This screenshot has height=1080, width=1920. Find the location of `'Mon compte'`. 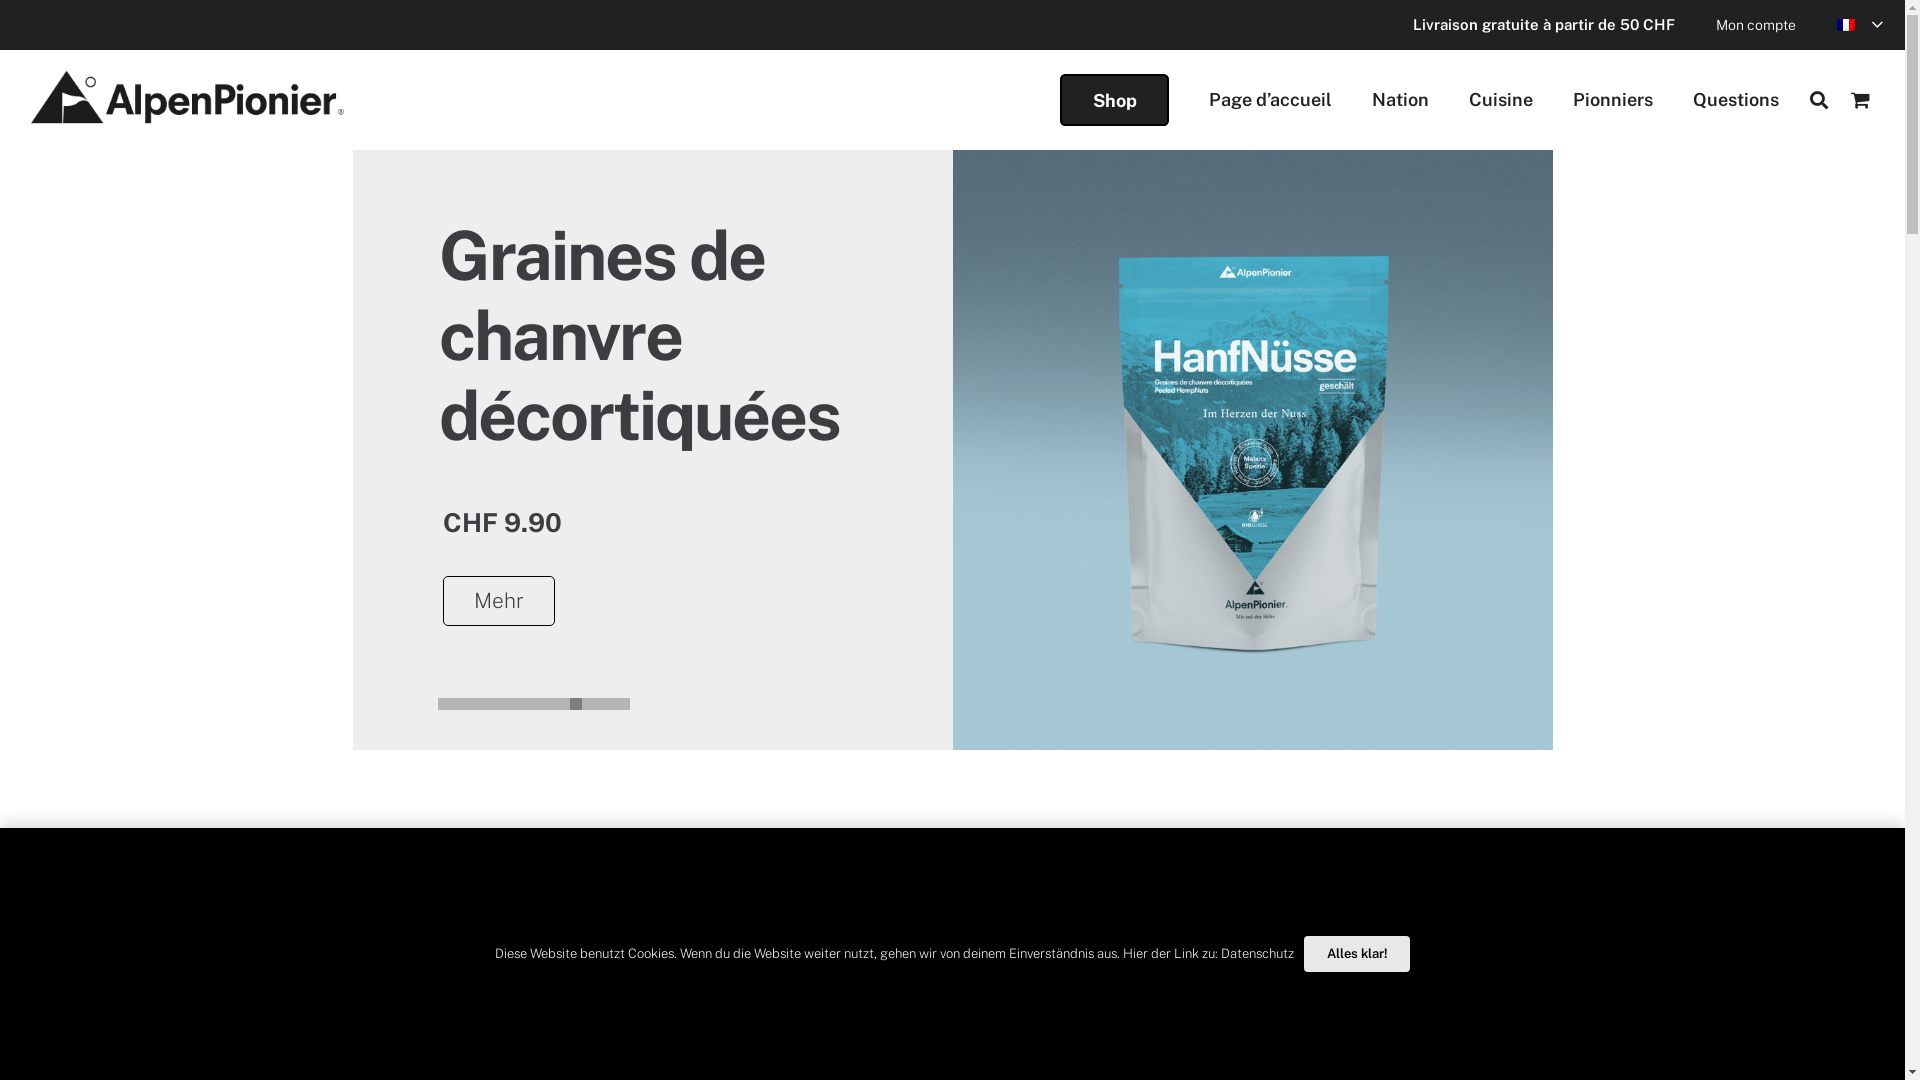

'Mon compte' is located at coordinates (1755, 24).